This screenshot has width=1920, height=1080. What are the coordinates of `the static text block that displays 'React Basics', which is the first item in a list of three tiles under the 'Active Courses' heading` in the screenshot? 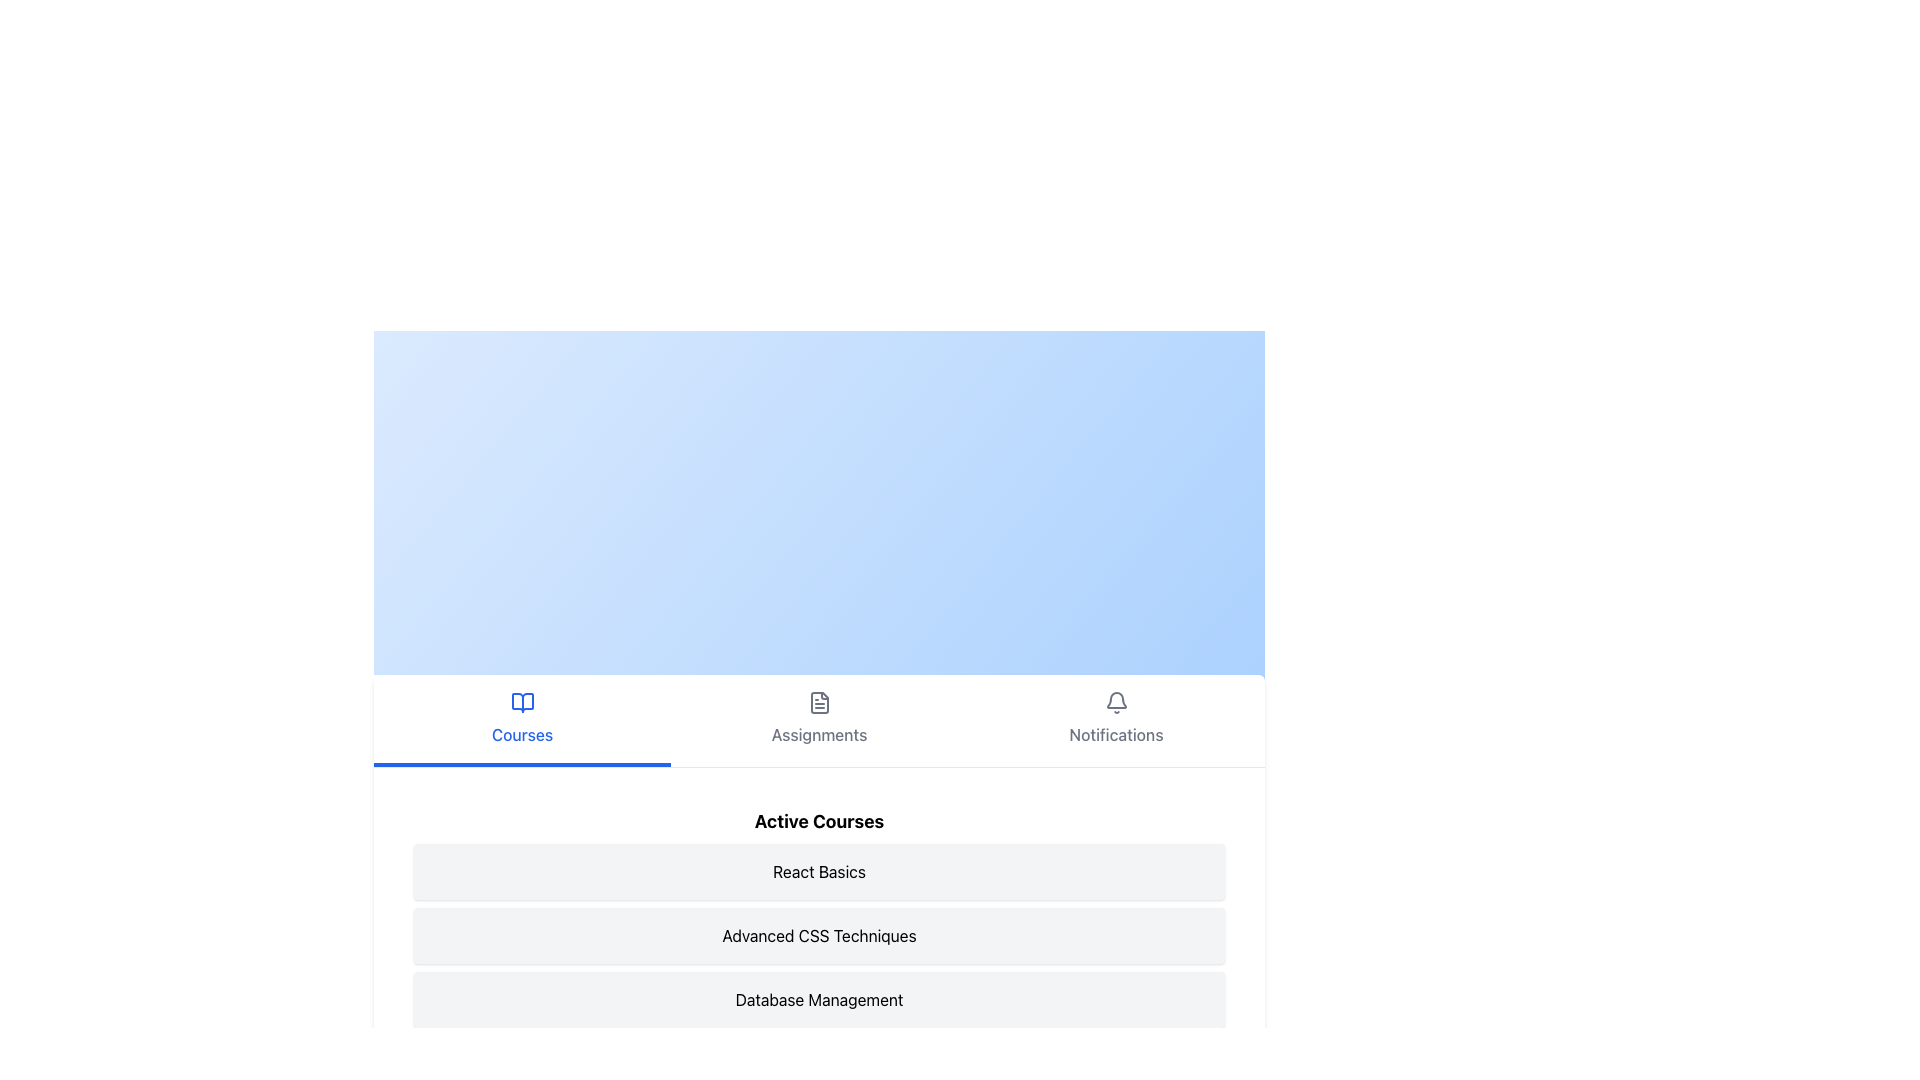 It's located at (819, 870).